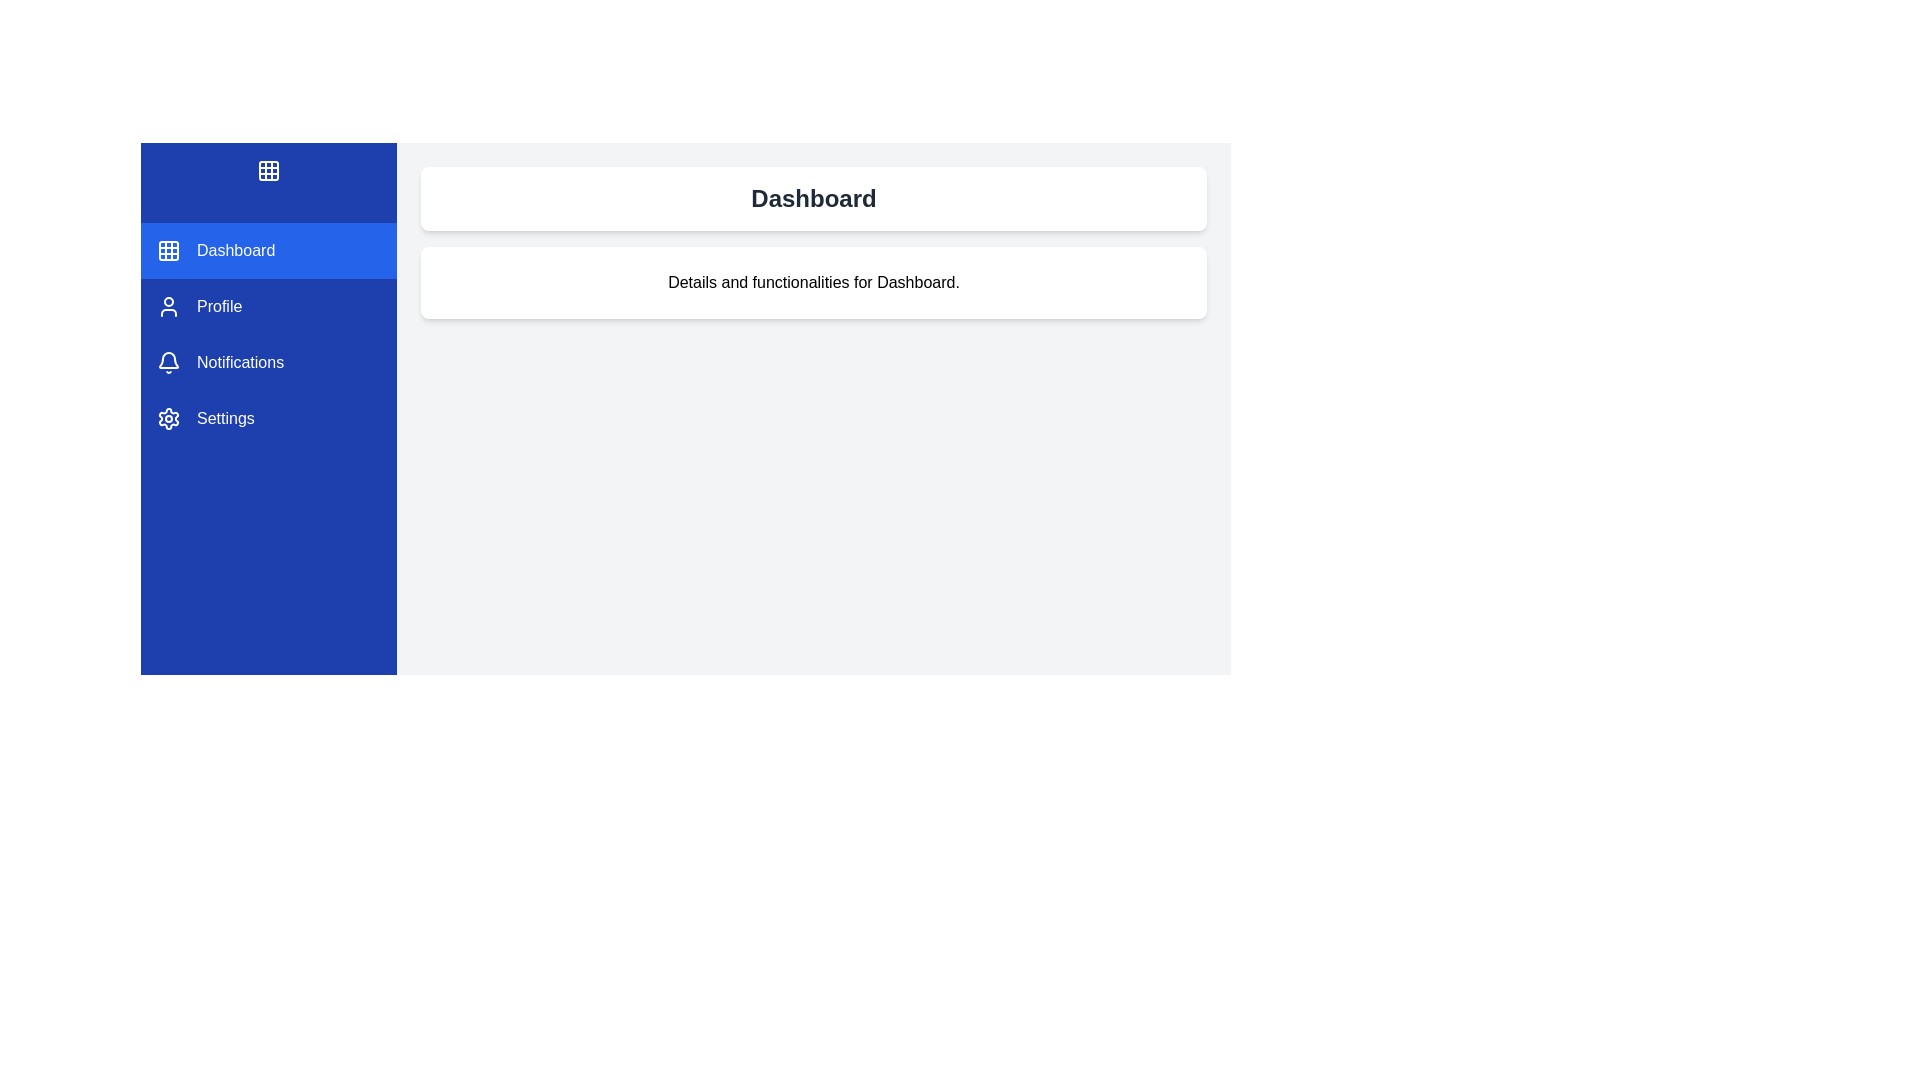 This screenshot has width=1920, height=1080. Describe the element at coordinates (219, 307) in the screenshot. I see `the 'Profile' text label element located in the vertical menu on the left side of the interface, which is the second option below 'Dashboard' and above 'Notifications'` at that location.